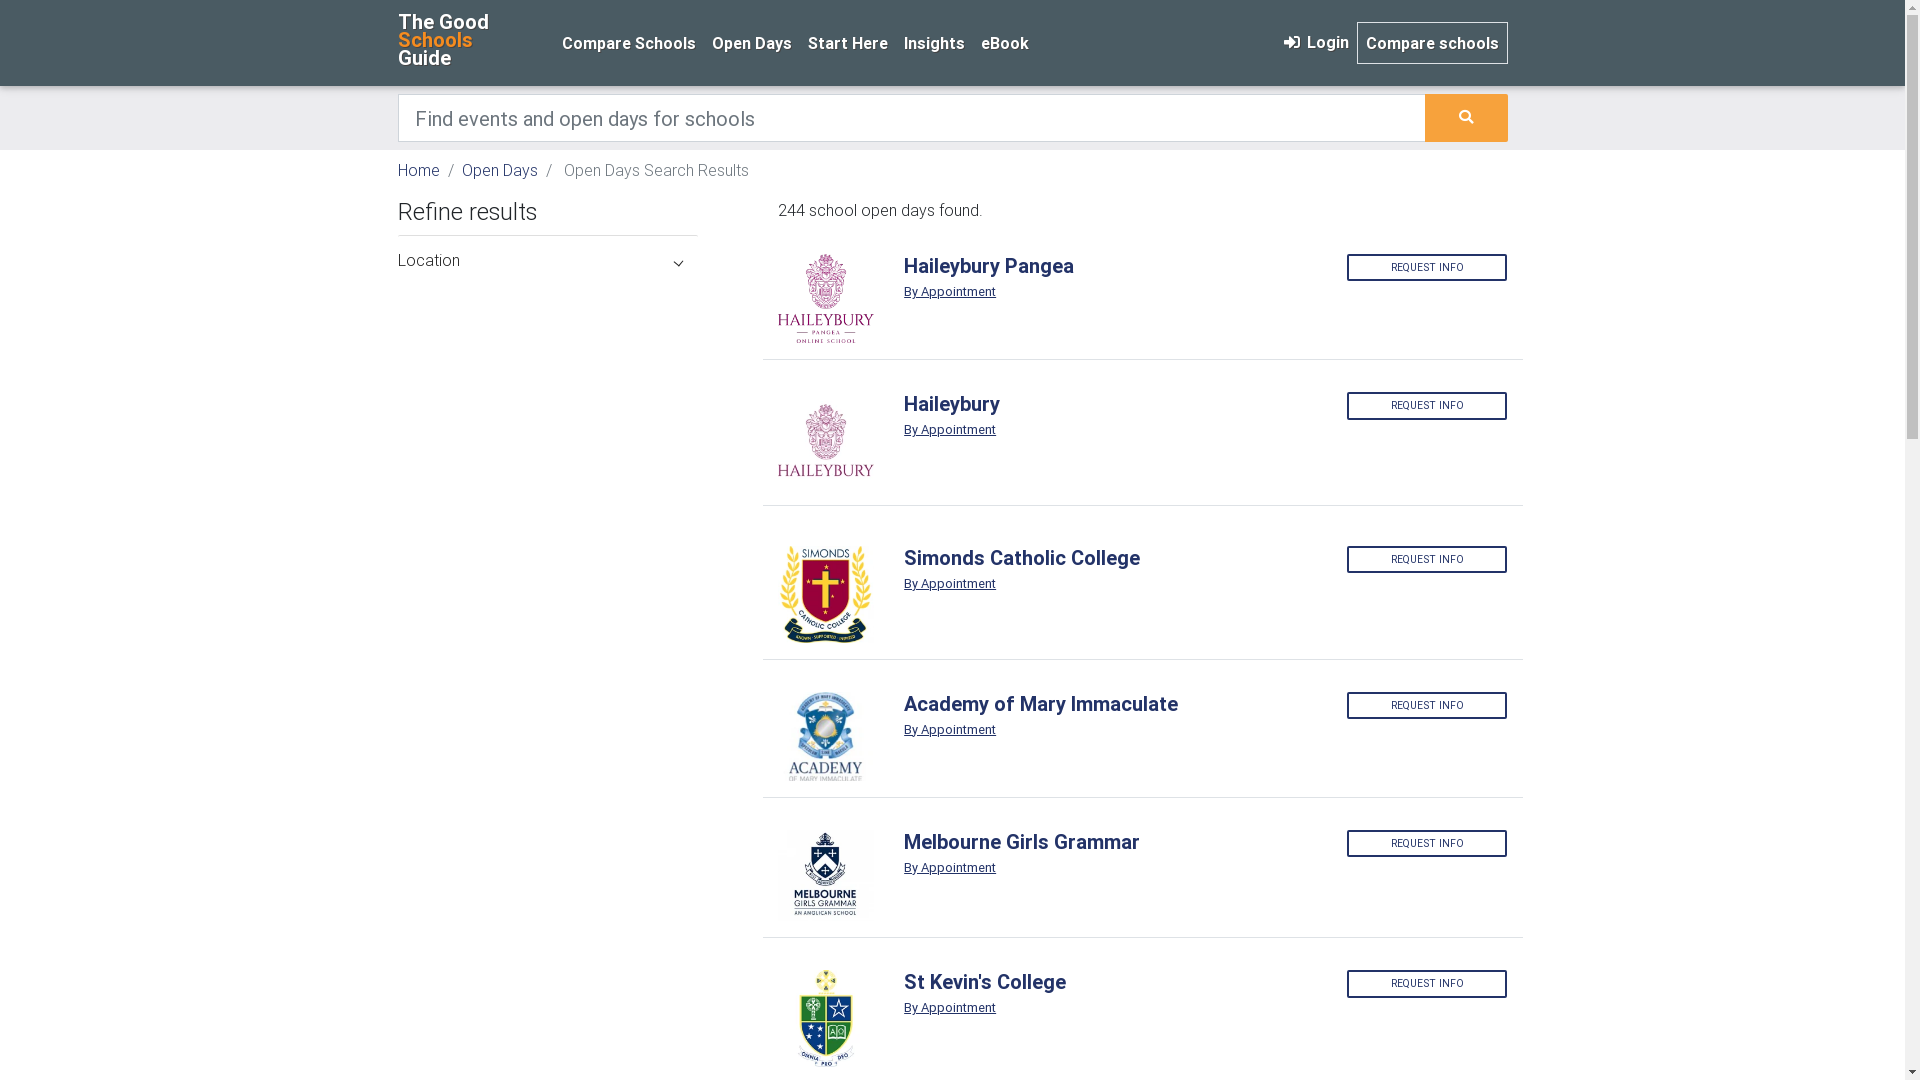 The height and width of the screenshot is (1080, 1920). Describe the element at coordinates (547, 258) in the screenshot. I see `'Location'` at that location.